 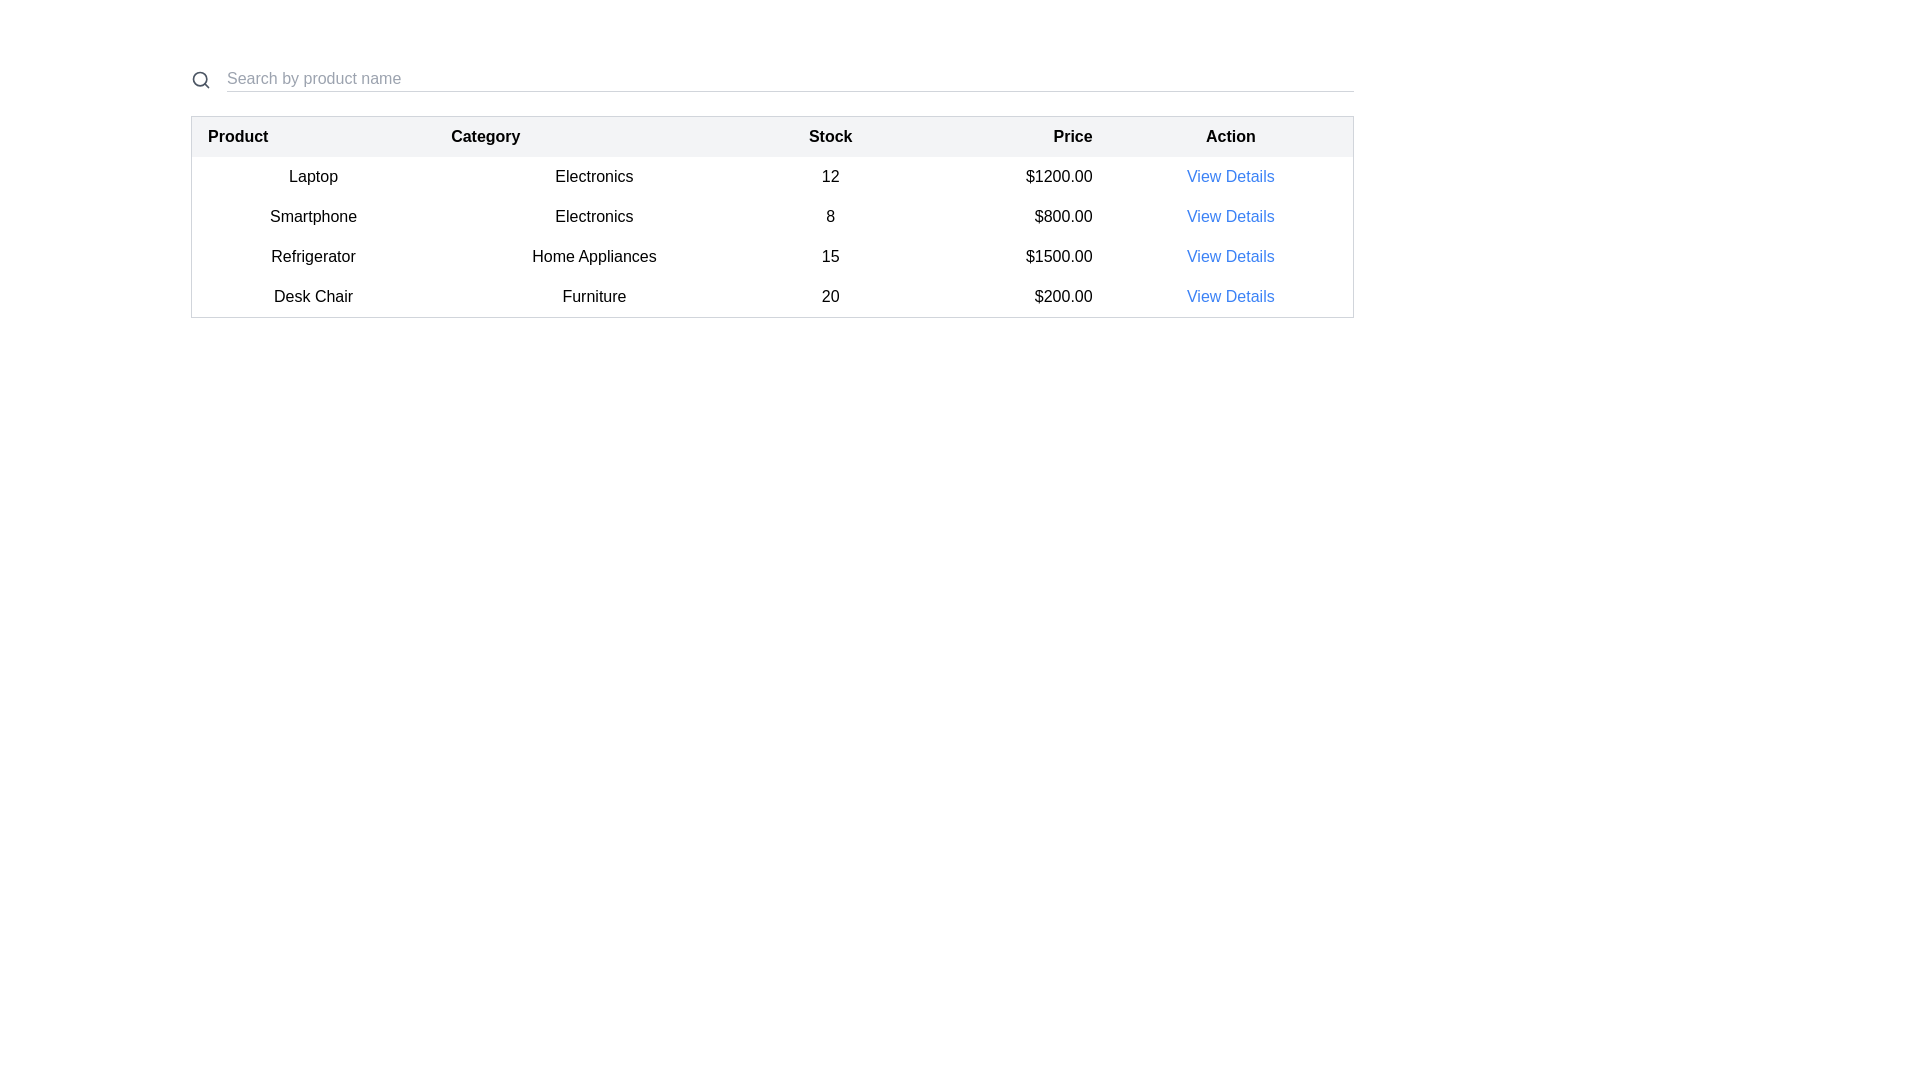 I want to click on the hyperlink in the last row of the table within the 'Action' column, so click(x=1229, y=297).